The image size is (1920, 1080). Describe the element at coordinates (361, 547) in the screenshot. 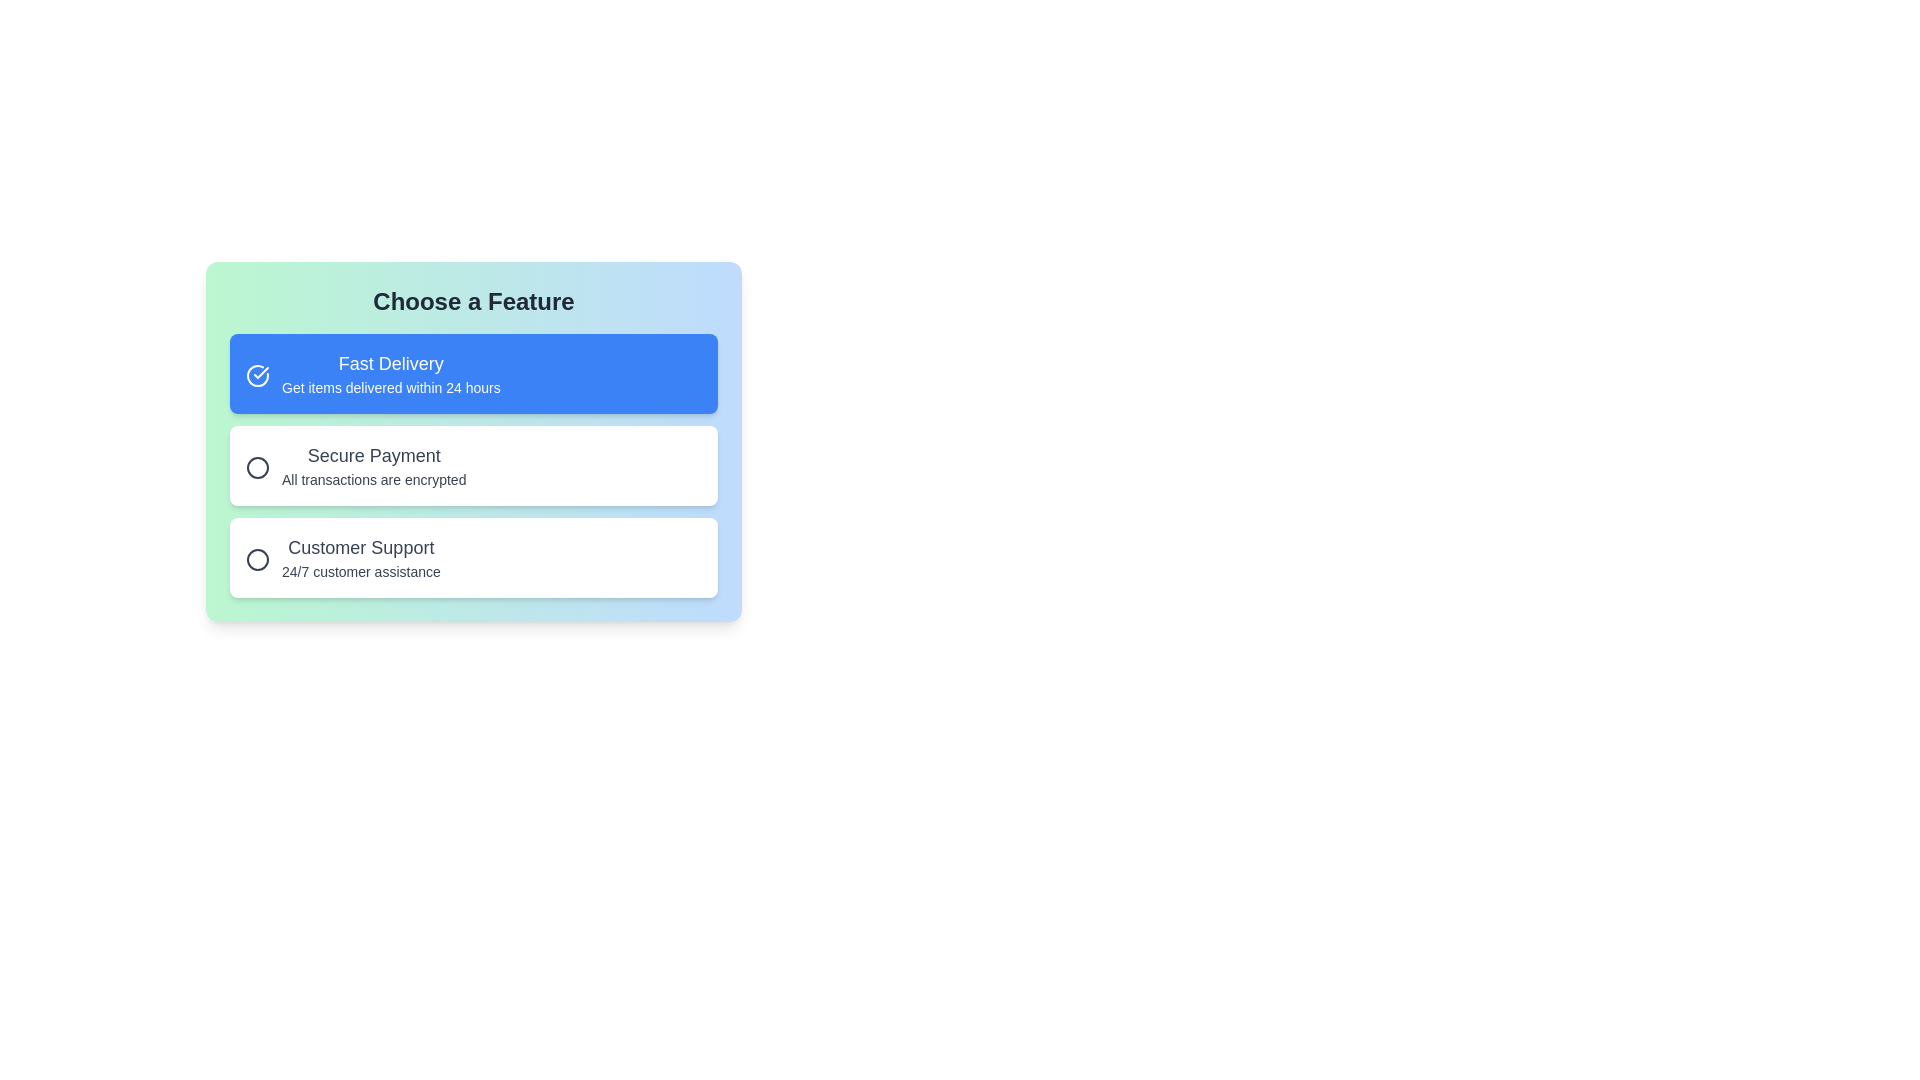

I see `the 'Customer Support' static text label located at the top of the third feature option card, which identifies the customer assistance feature` at that location.